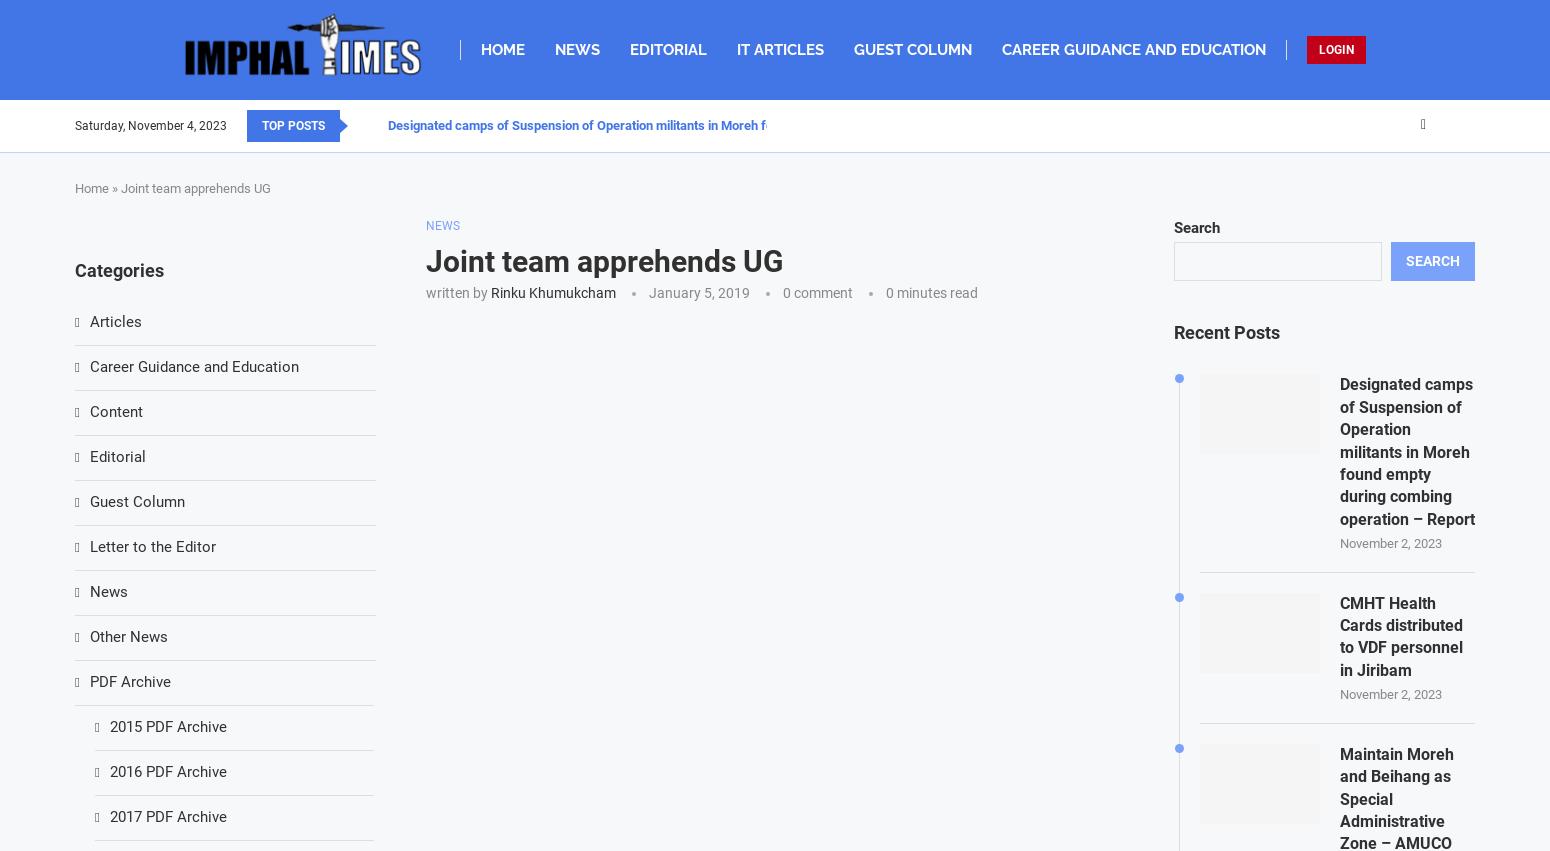 Image resolution: width=1550 pixels, height=851 pixels. What do you see at coordinates (136, 501) in the screenshot?
I see `'Guest Column'` at bounding box center [136, 501].